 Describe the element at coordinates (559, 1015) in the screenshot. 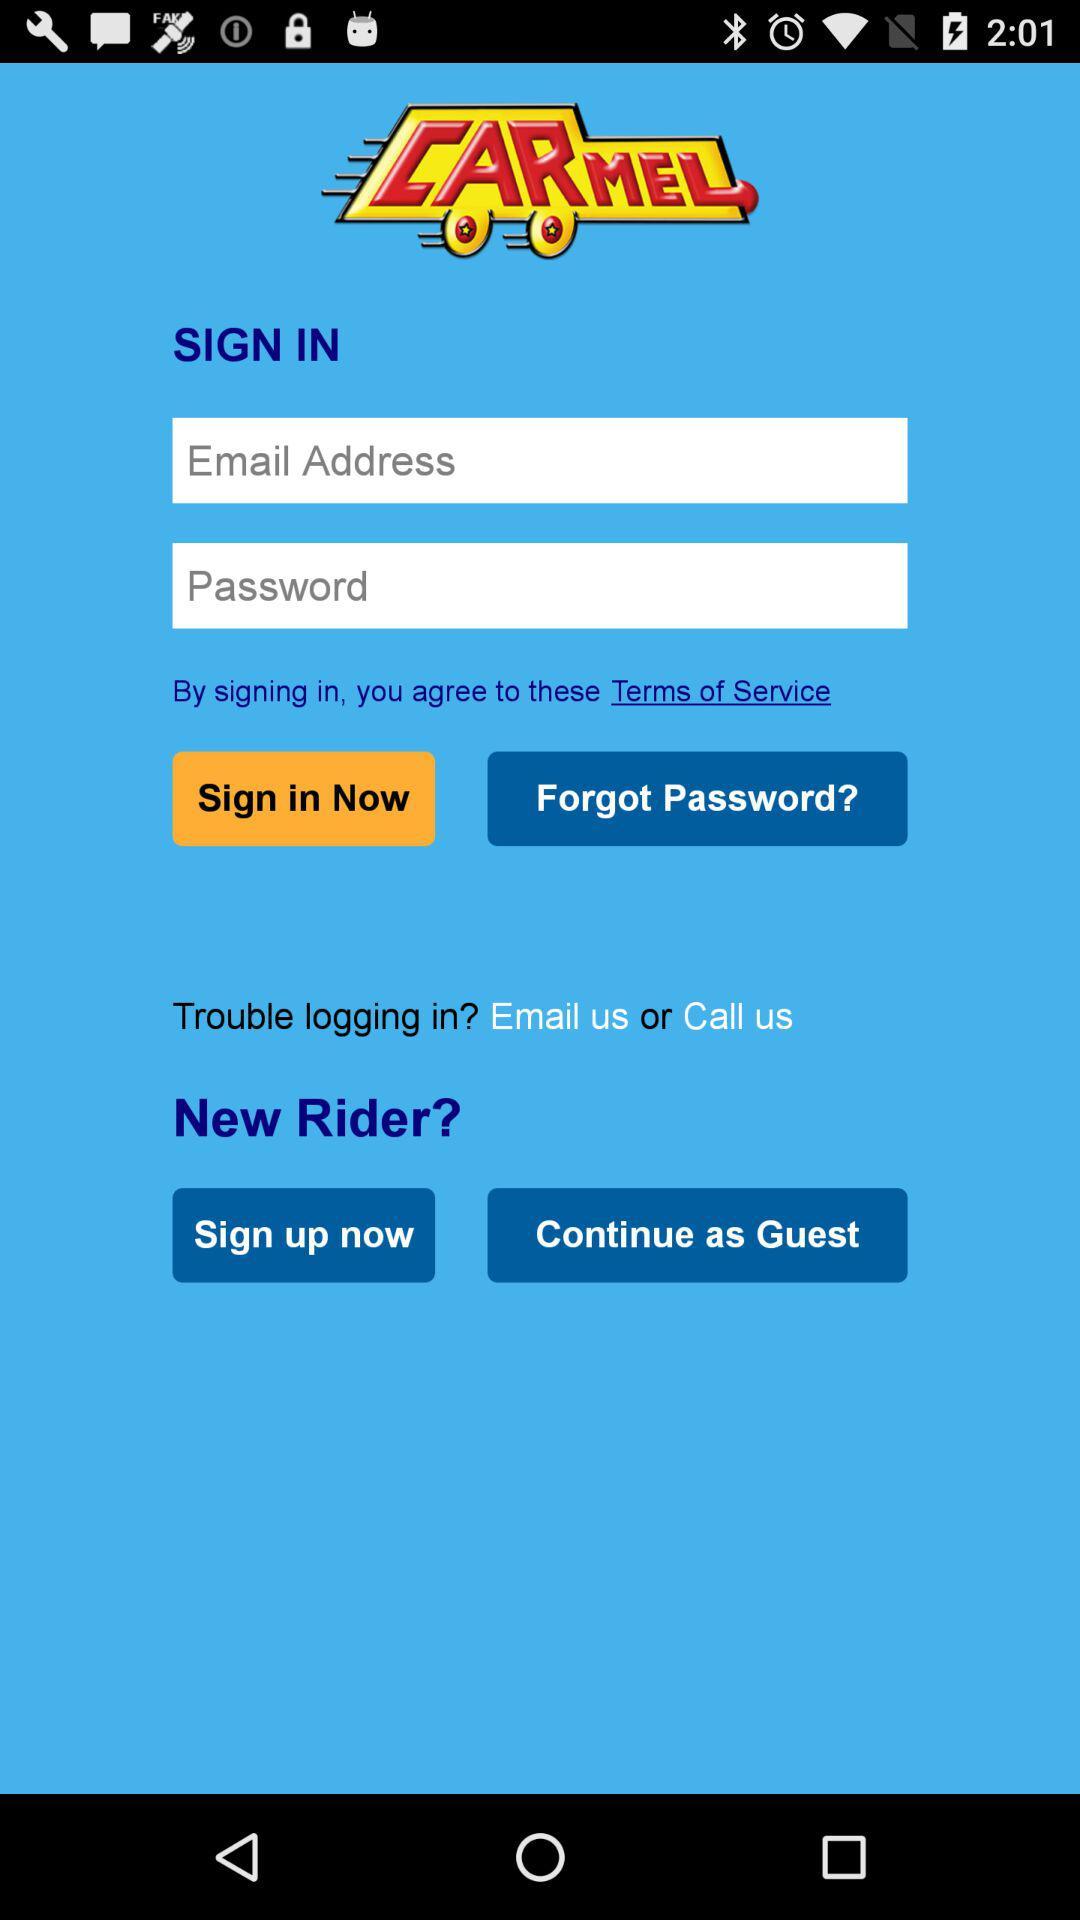

I see `the item to the right of the trouble logging in? item` at that location.